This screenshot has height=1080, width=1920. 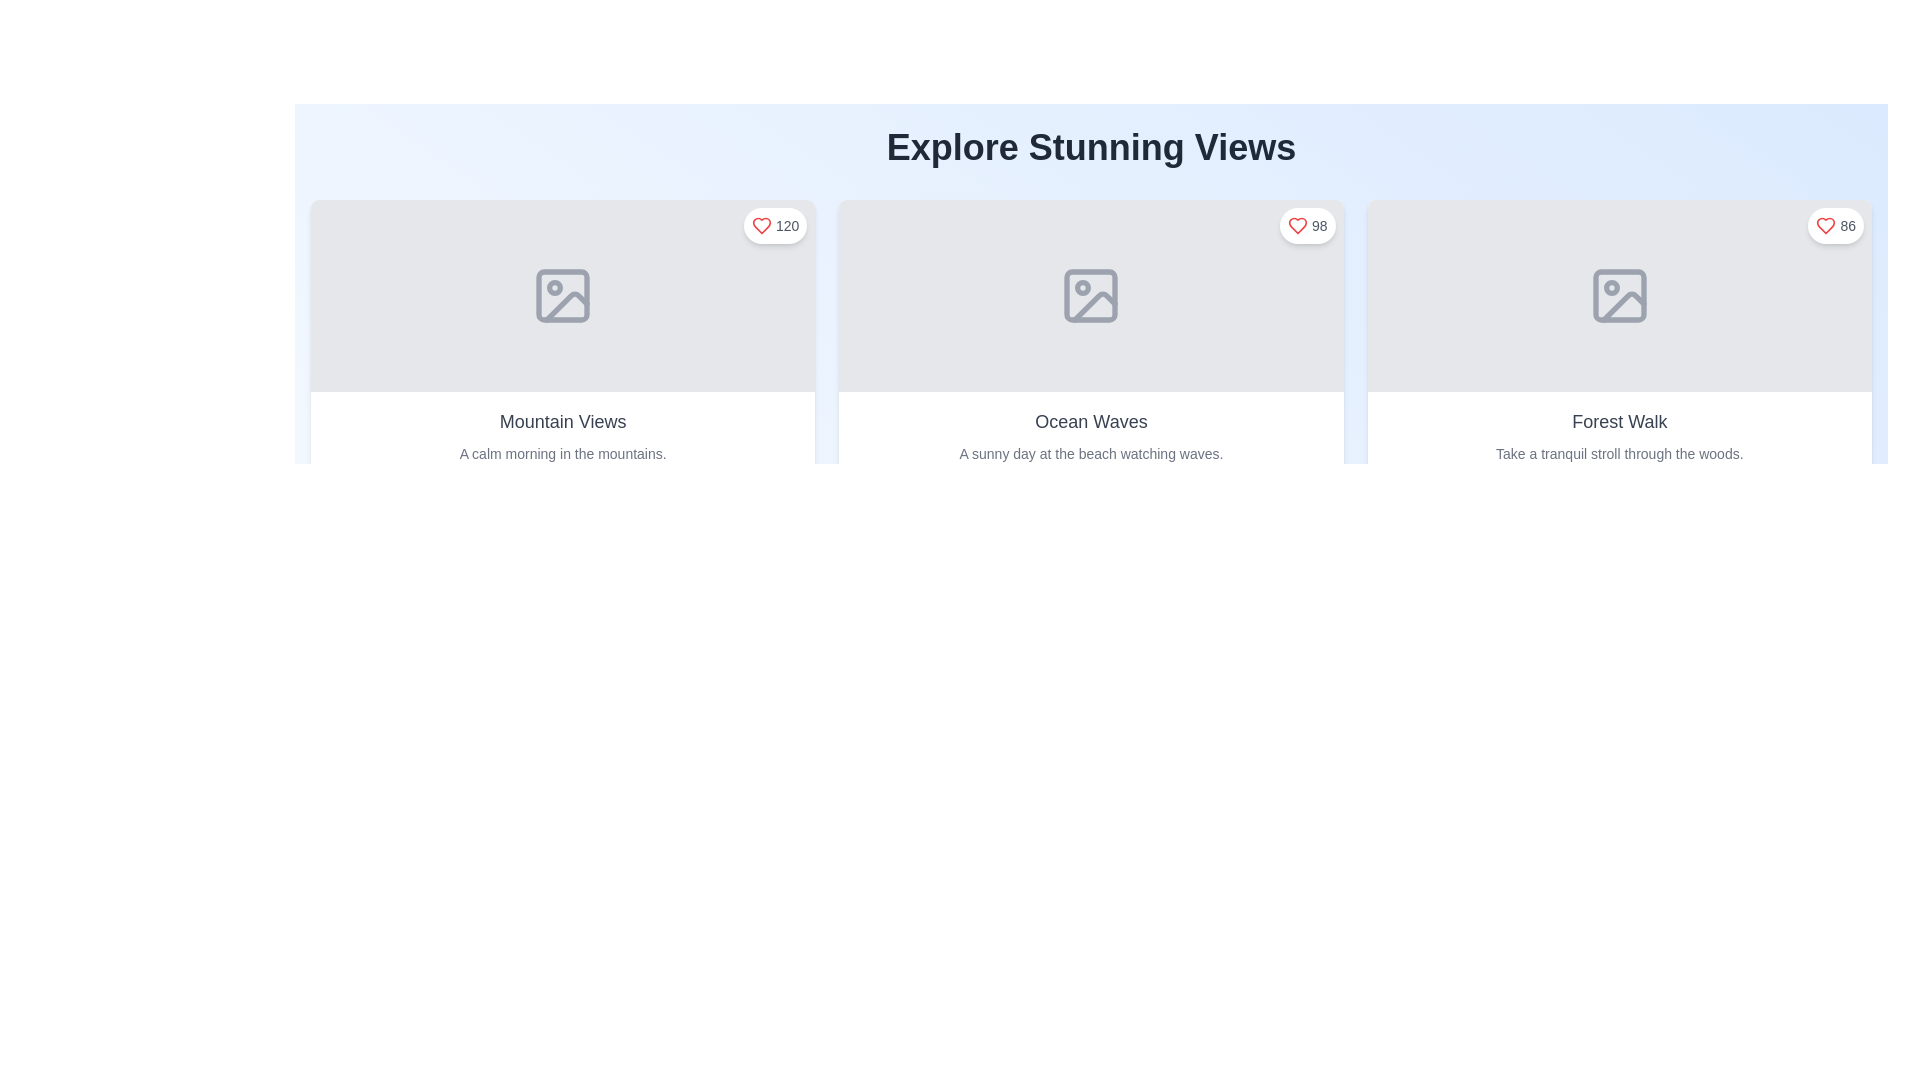 I want to click on the static text label displaying 'A calm morning in the mountains.' located below the title 'Mountain Views.', so click(x=562, y=454).